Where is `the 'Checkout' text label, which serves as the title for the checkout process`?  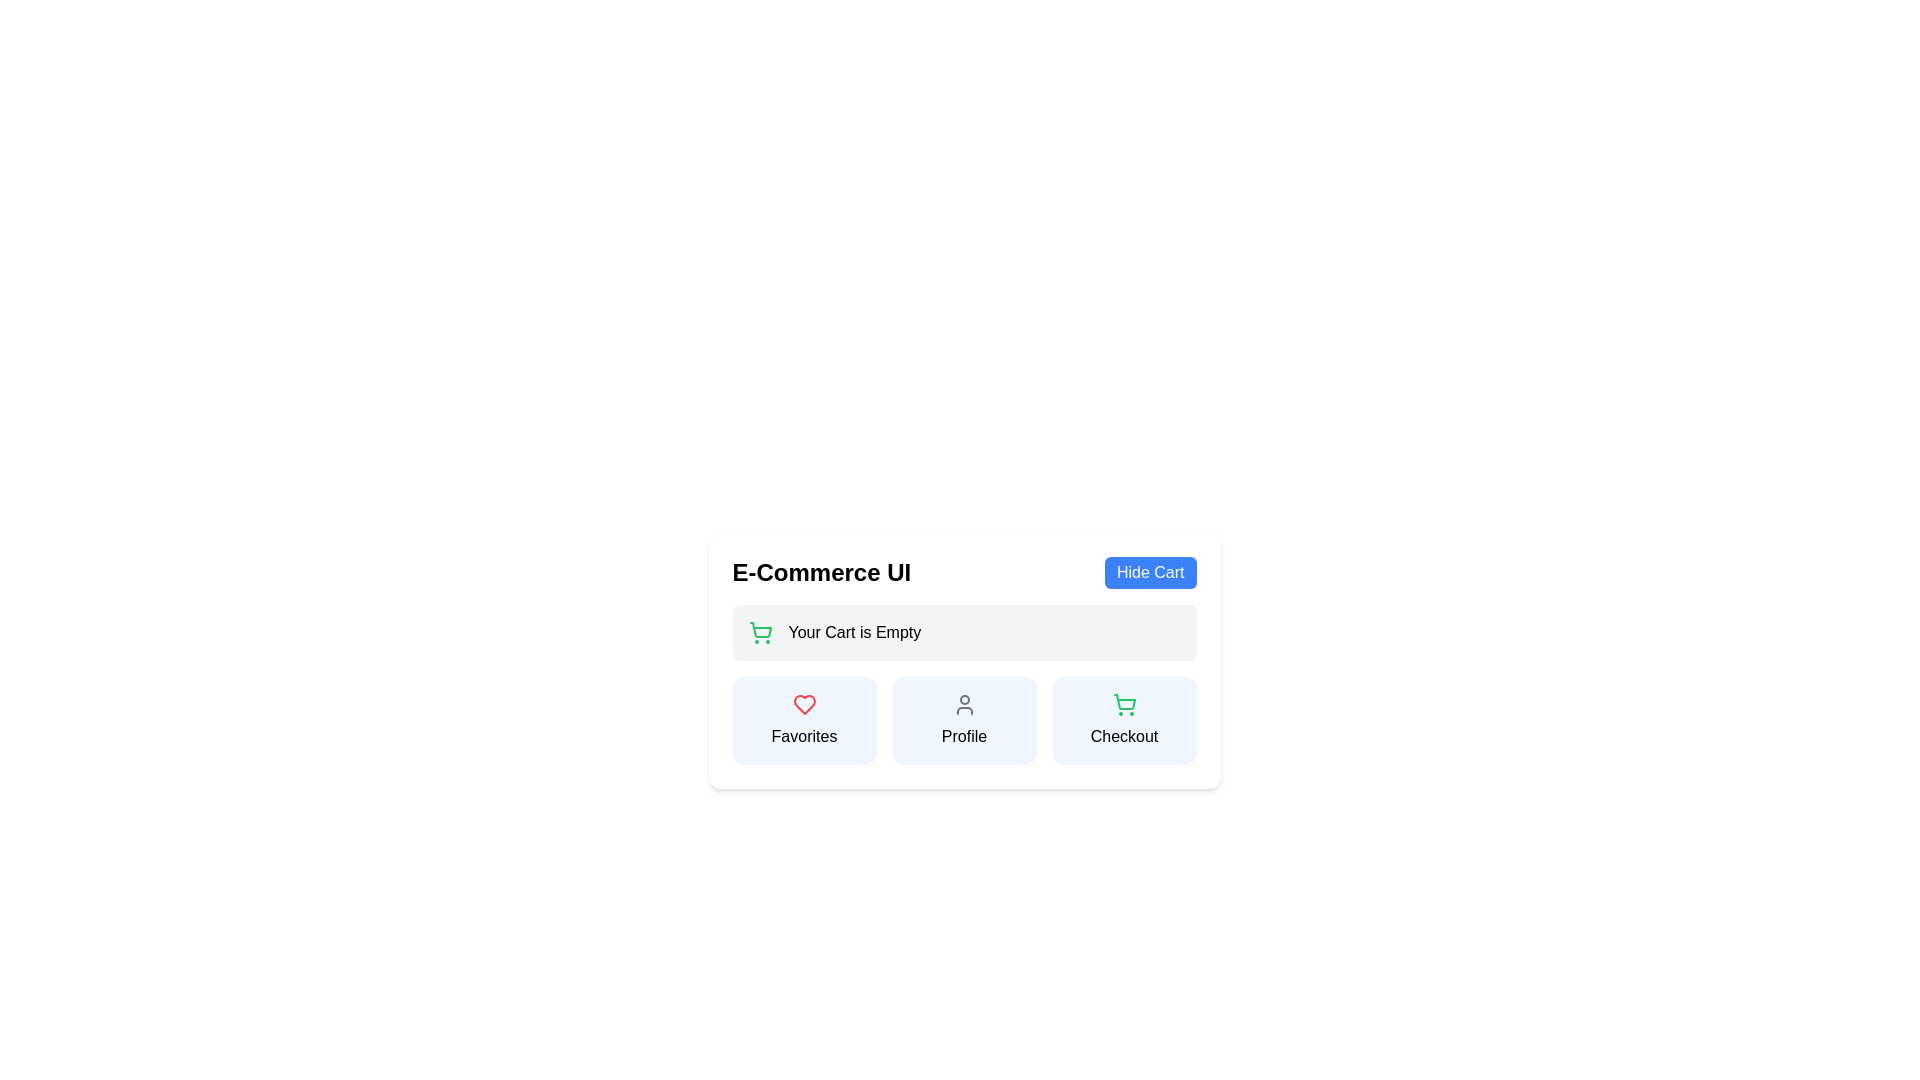 the 'Checkout' text label, which serves as the title for the checkout process is located at coordinates (1124, 736).